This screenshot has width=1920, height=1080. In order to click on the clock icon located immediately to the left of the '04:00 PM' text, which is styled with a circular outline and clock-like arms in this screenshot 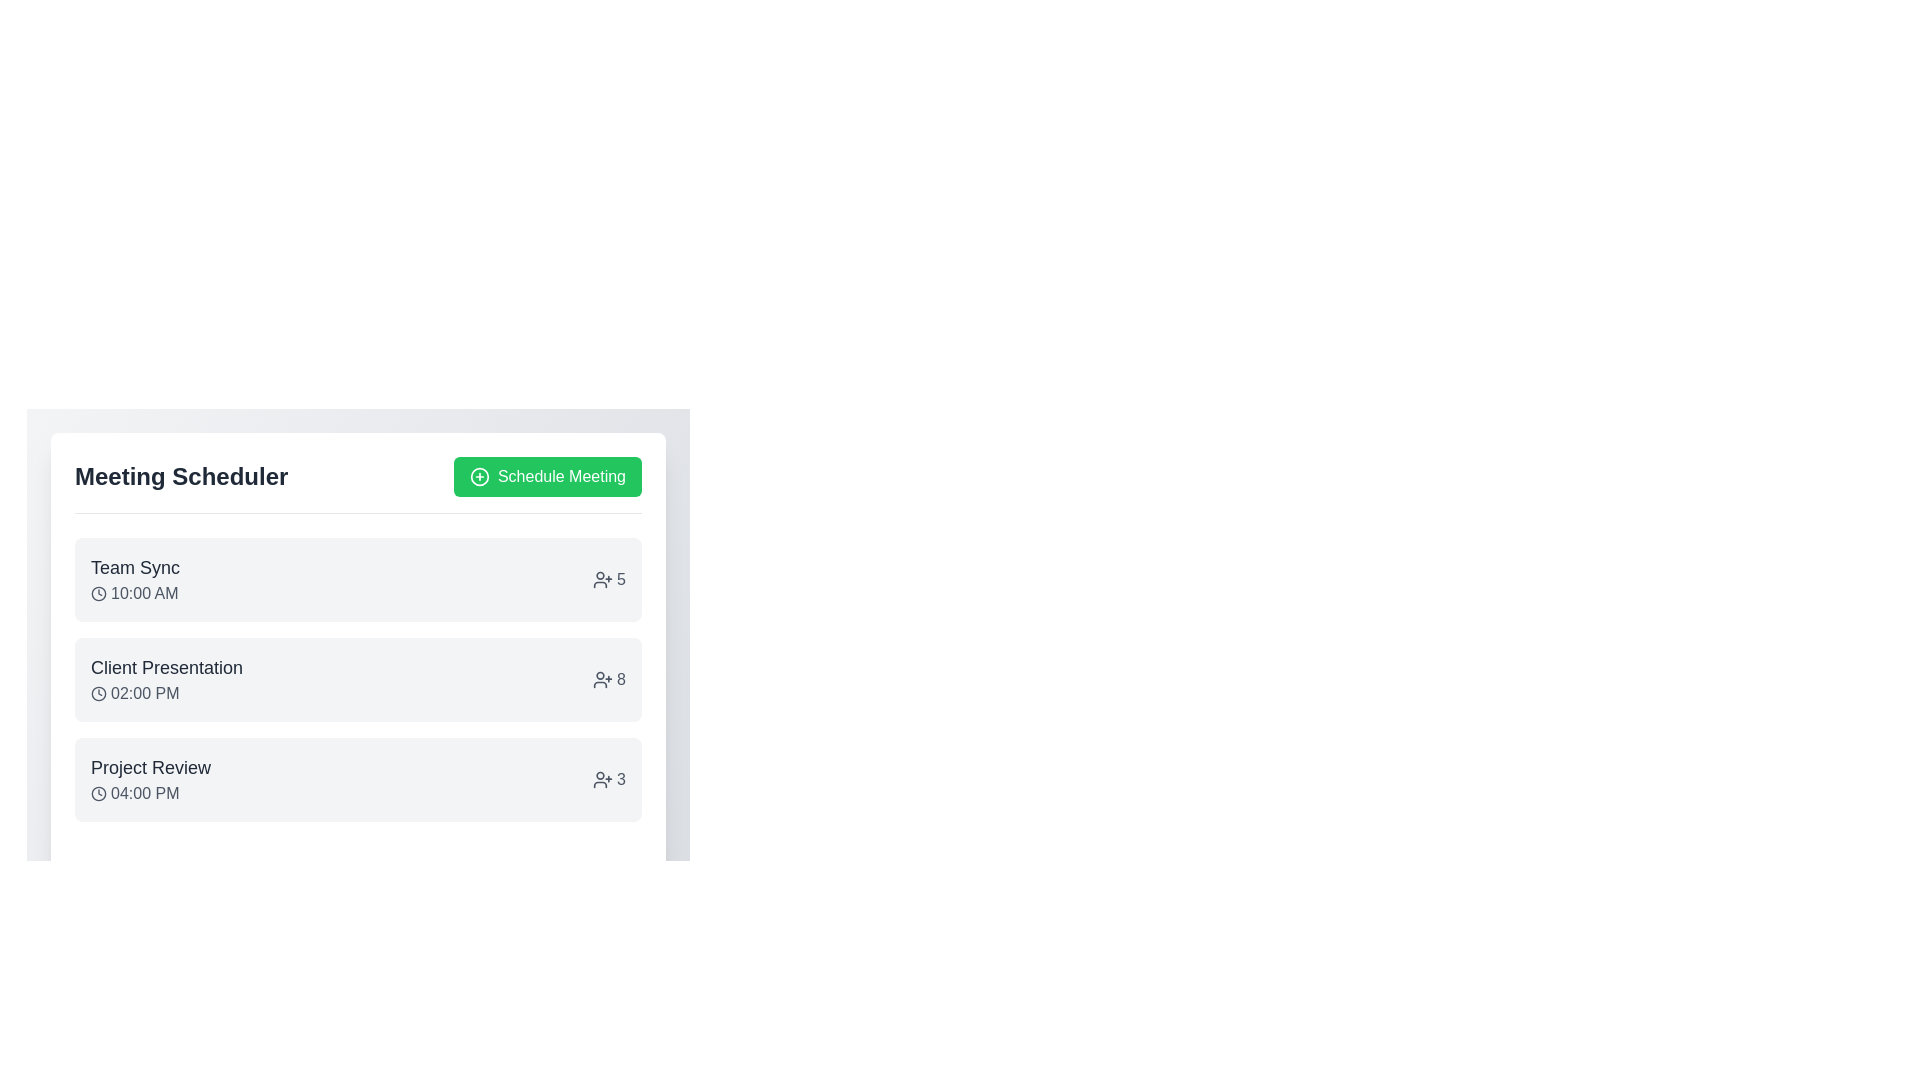, I will do `click(98, 793)`.